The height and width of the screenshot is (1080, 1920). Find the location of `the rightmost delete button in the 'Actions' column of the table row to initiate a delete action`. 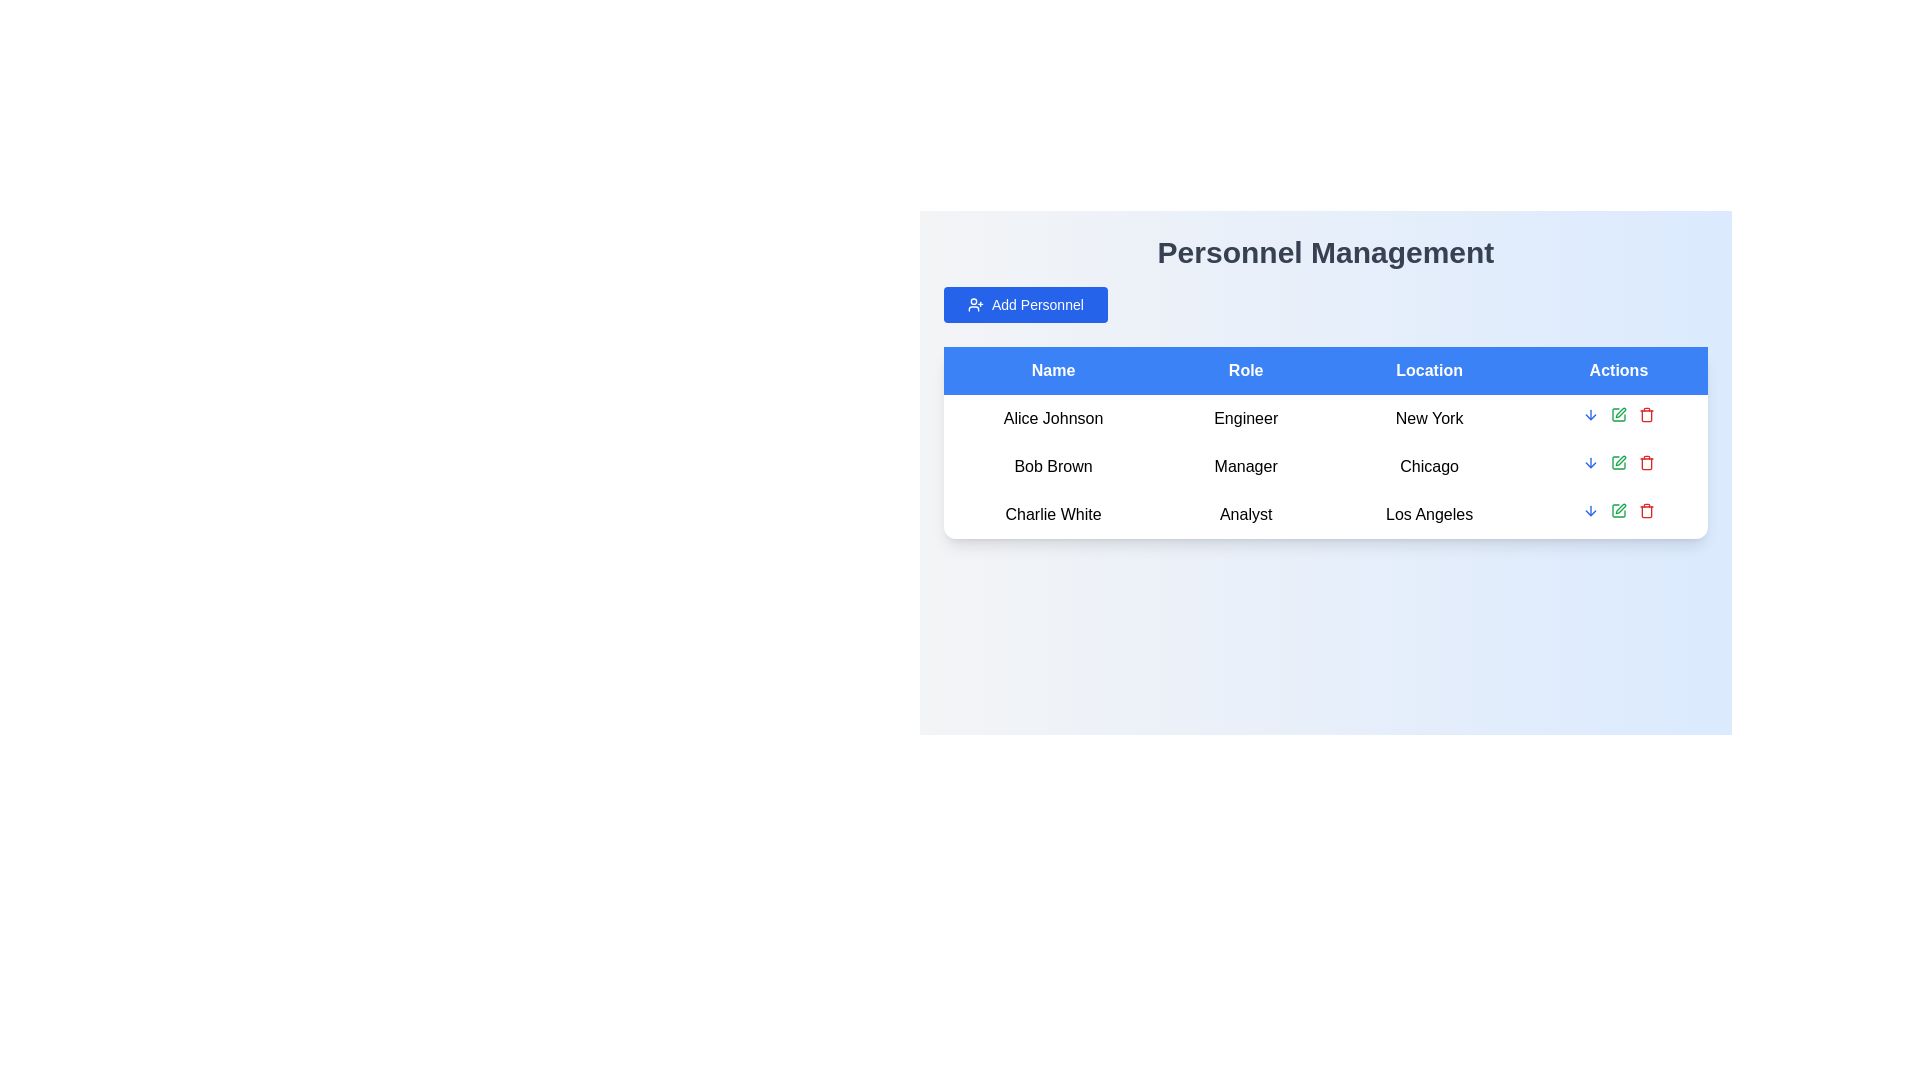

the rightmost delete button in the 'Actions' column of the table row to initiate a delete action is located at coordinates (1646, 414).